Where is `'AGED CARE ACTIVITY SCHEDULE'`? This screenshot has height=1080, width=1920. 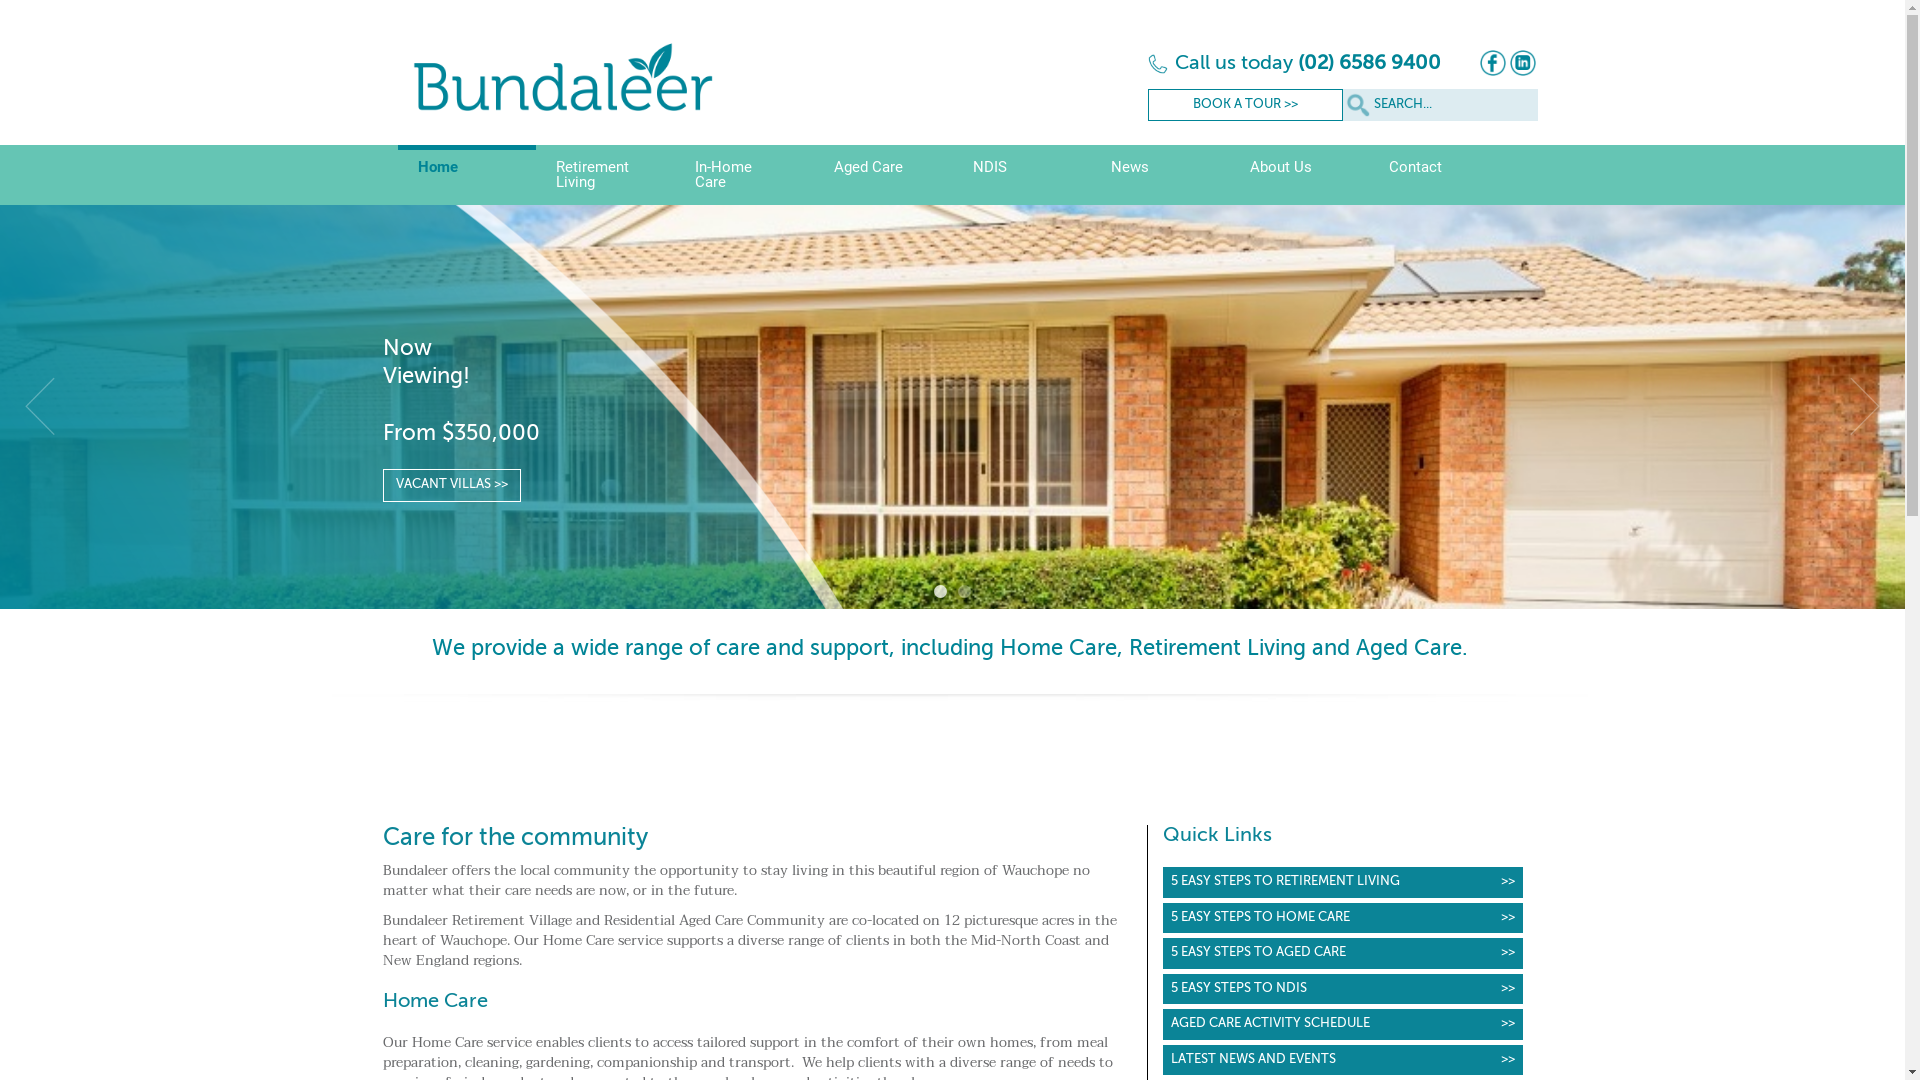
'AGED CARE ACTIVITY SCHEDULE' is located at coordinates (1342, 1024).